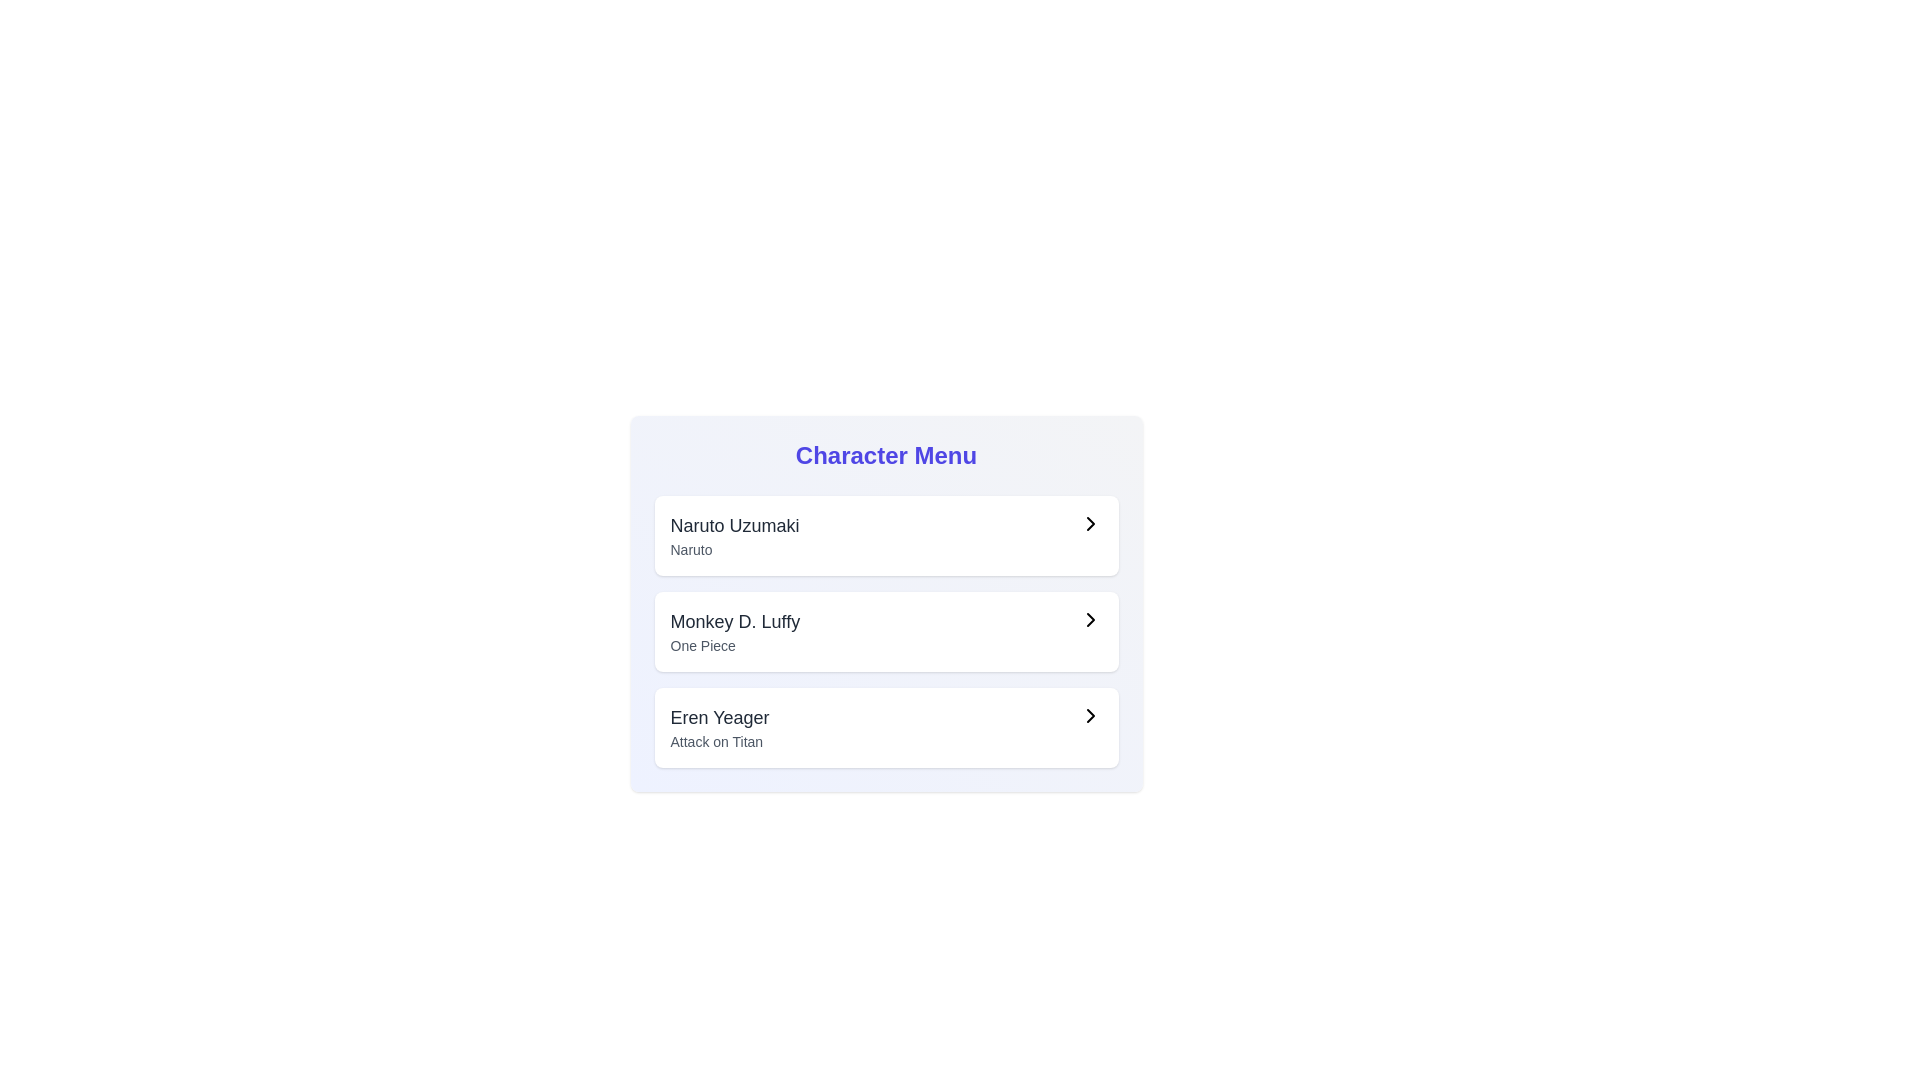 The width and height of the screenshot is (1920, 1080). What do you see at coordinates (1089, 619) in the screenshot?
I see `the rightward-pointing chevron icon located on the far-right side of the row containing 'Monkey D. Luffy' and 'One Piece'` at bounding box center [1089, 619].